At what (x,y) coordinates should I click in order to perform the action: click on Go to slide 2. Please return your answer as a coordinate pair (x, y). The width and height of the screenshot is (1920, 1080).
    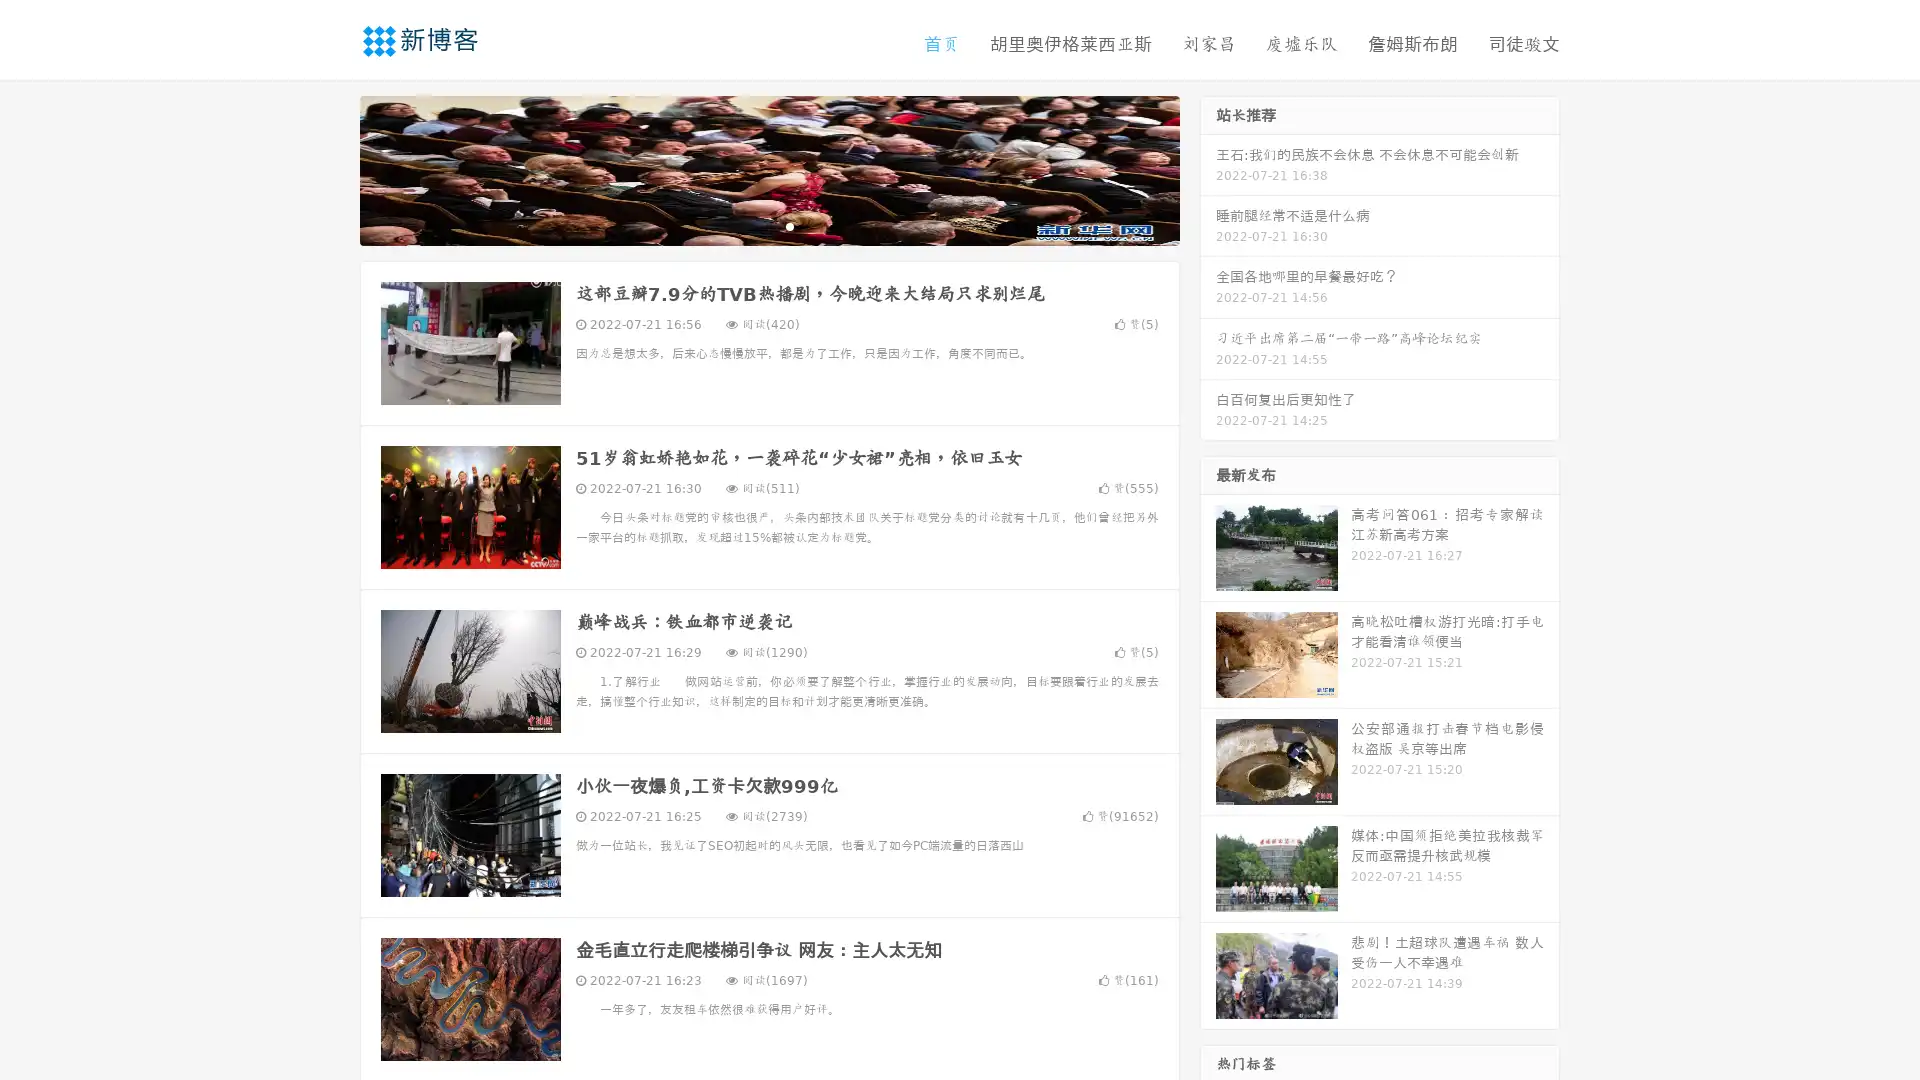
    Looking at the image, I should click on (768, 225).